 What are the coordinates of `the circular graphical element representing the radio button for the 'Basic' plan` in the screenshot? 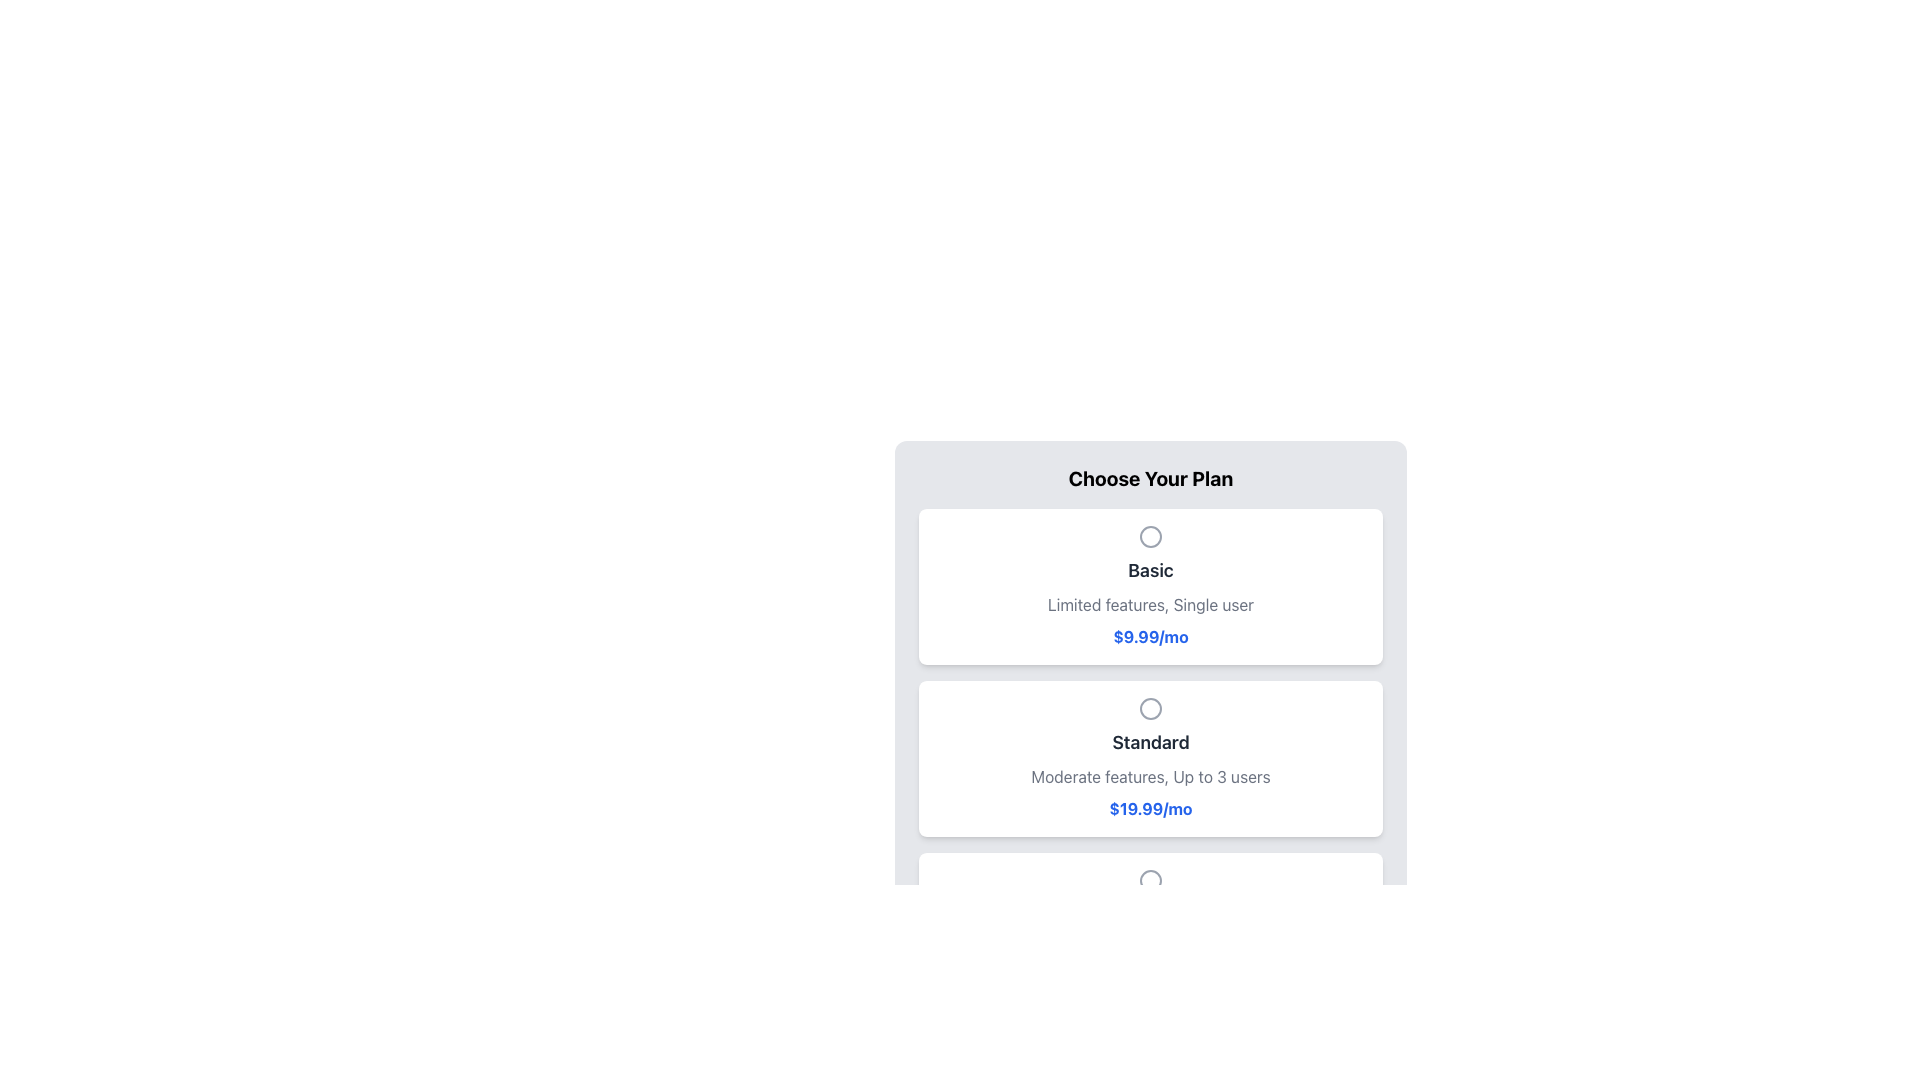 It's located at (1151, 535).